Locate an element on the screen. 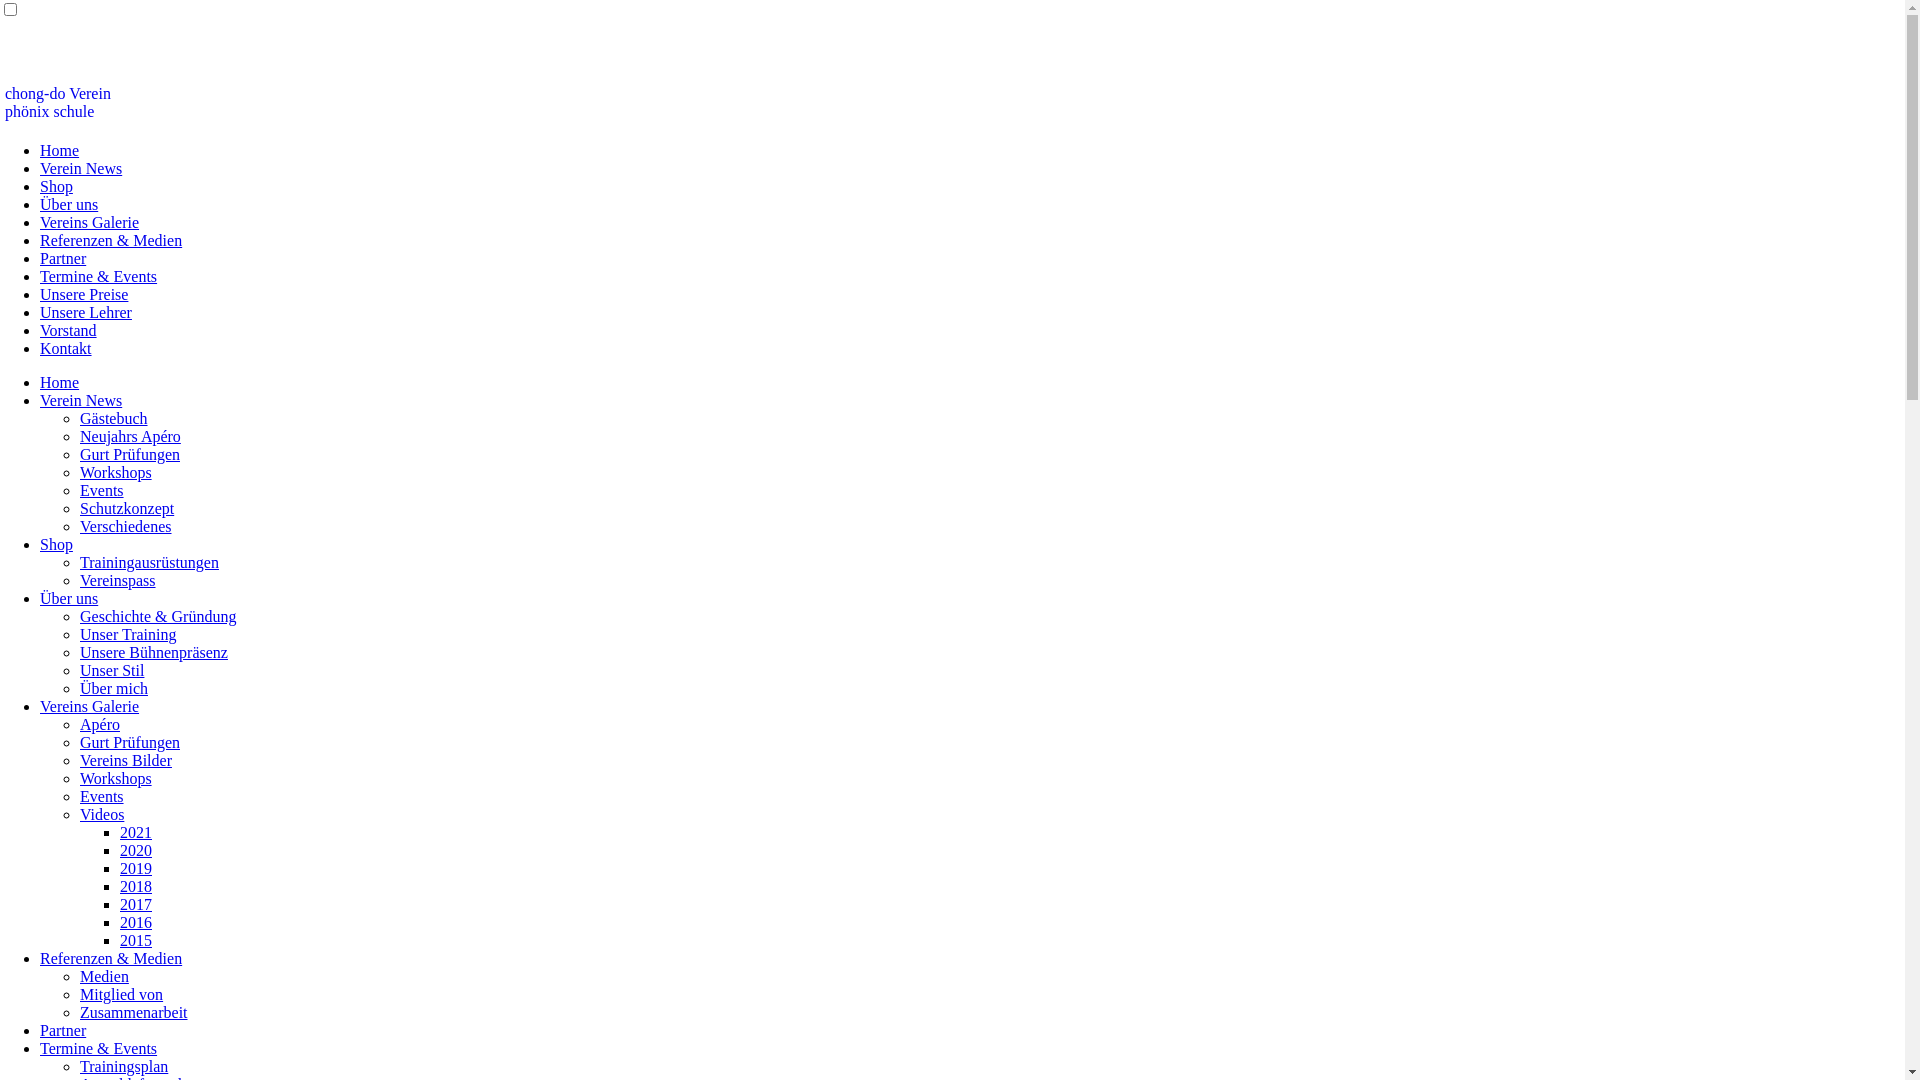 This screenshot has height=1080, width=1920. 'Vorstand' is located at coordinates (68, 329).